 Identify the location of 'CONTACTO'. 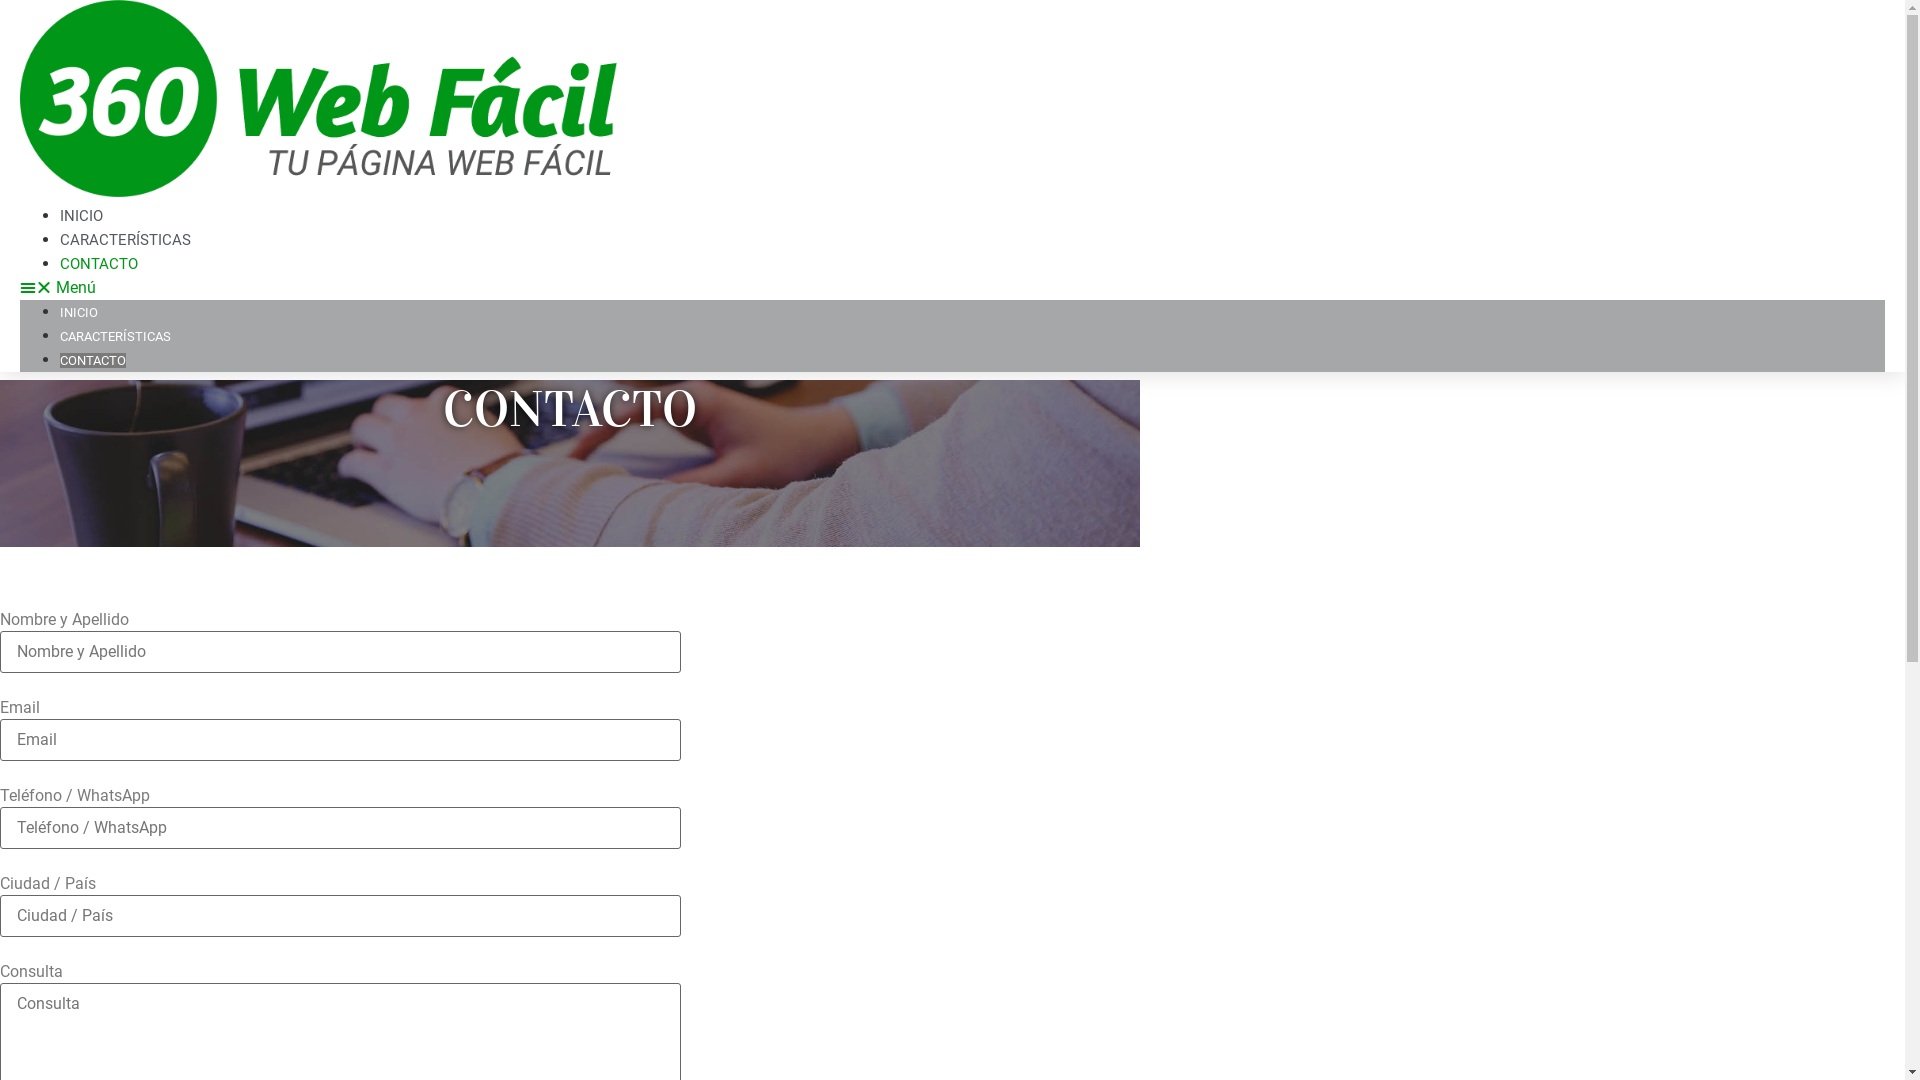
(91, 360).